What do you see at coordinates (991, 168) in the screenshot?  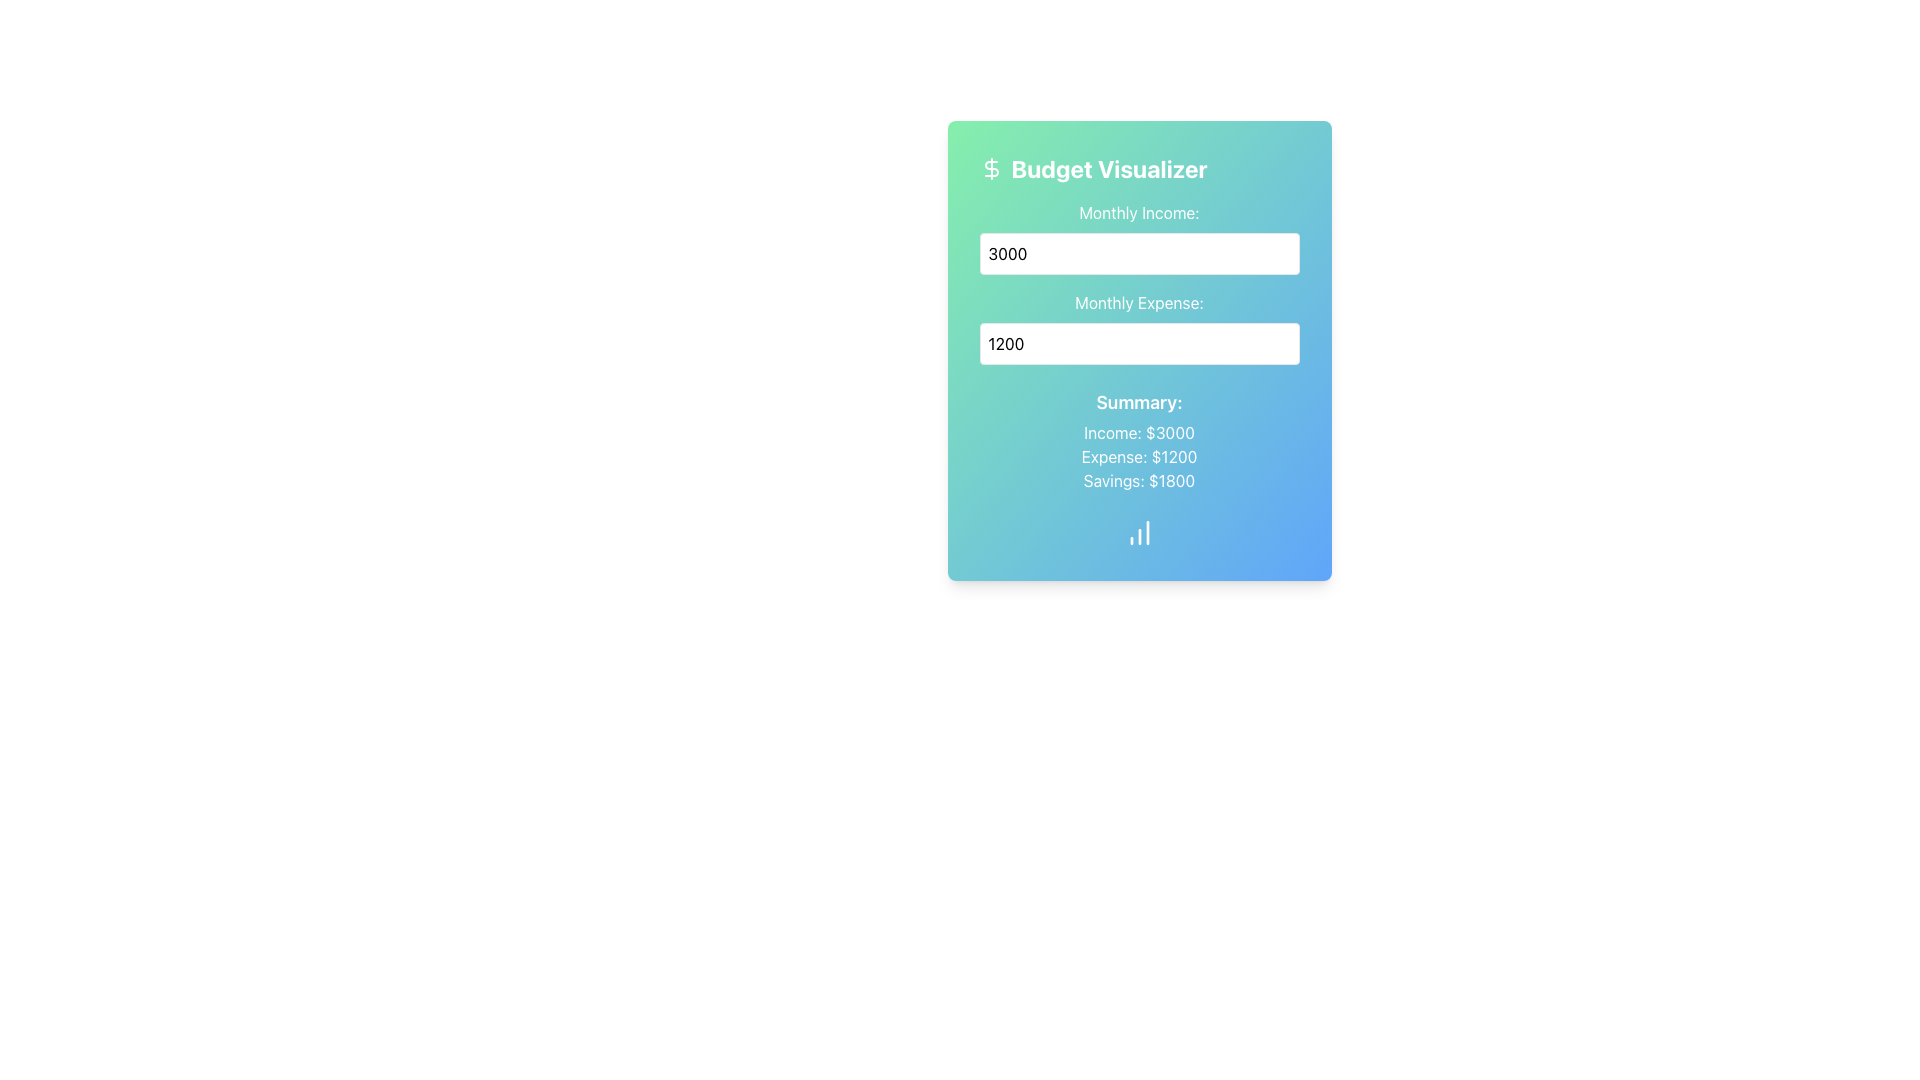 I see `the decorative icon representing the 'Budget Visualizer' heading, which is located in the top-left corner of the card interface` at bounding box center [991, 168].